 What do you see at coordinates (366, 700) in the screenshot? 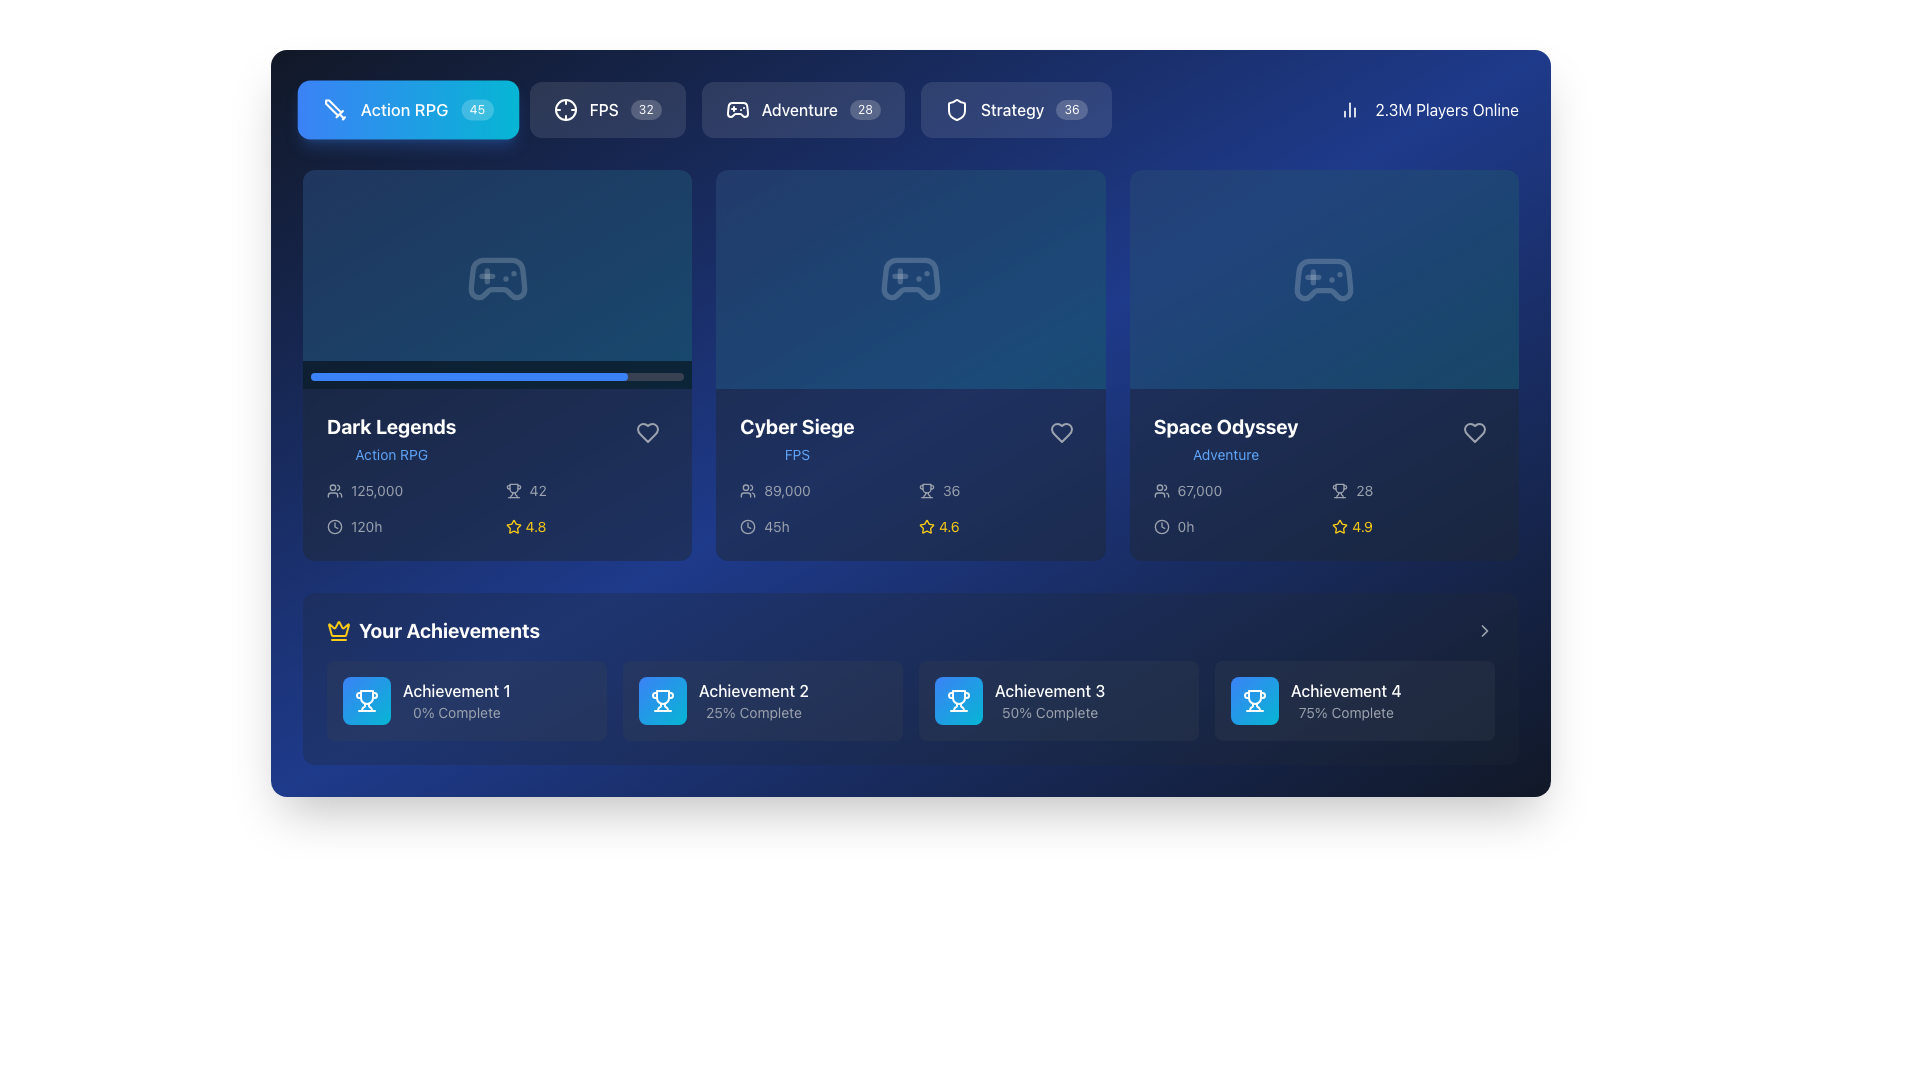
I see `the icon representing 'Achievement 1'` at bounding box center [366, 700].